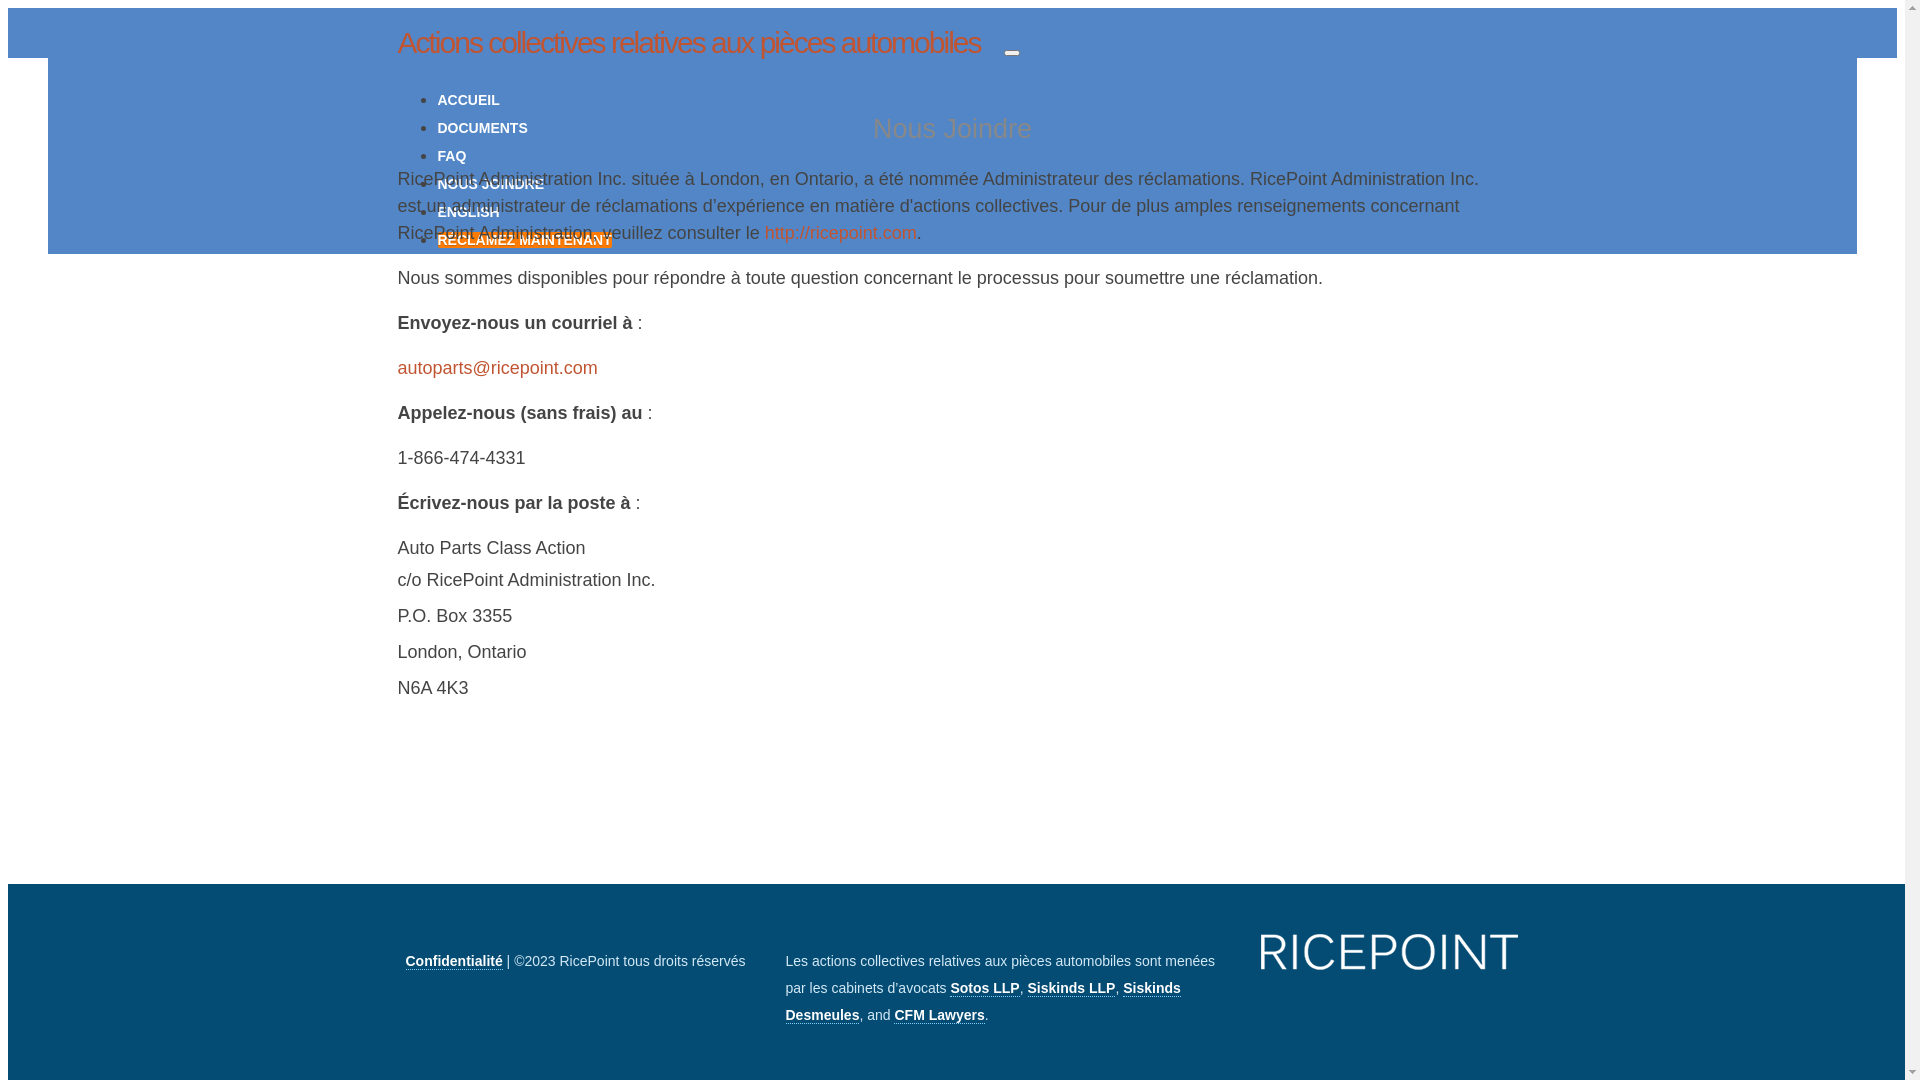  What do you see at coordinates (483, 127) in the screenshot?
I see `'DOCUMENTS'` at bounding box center [483, 127].